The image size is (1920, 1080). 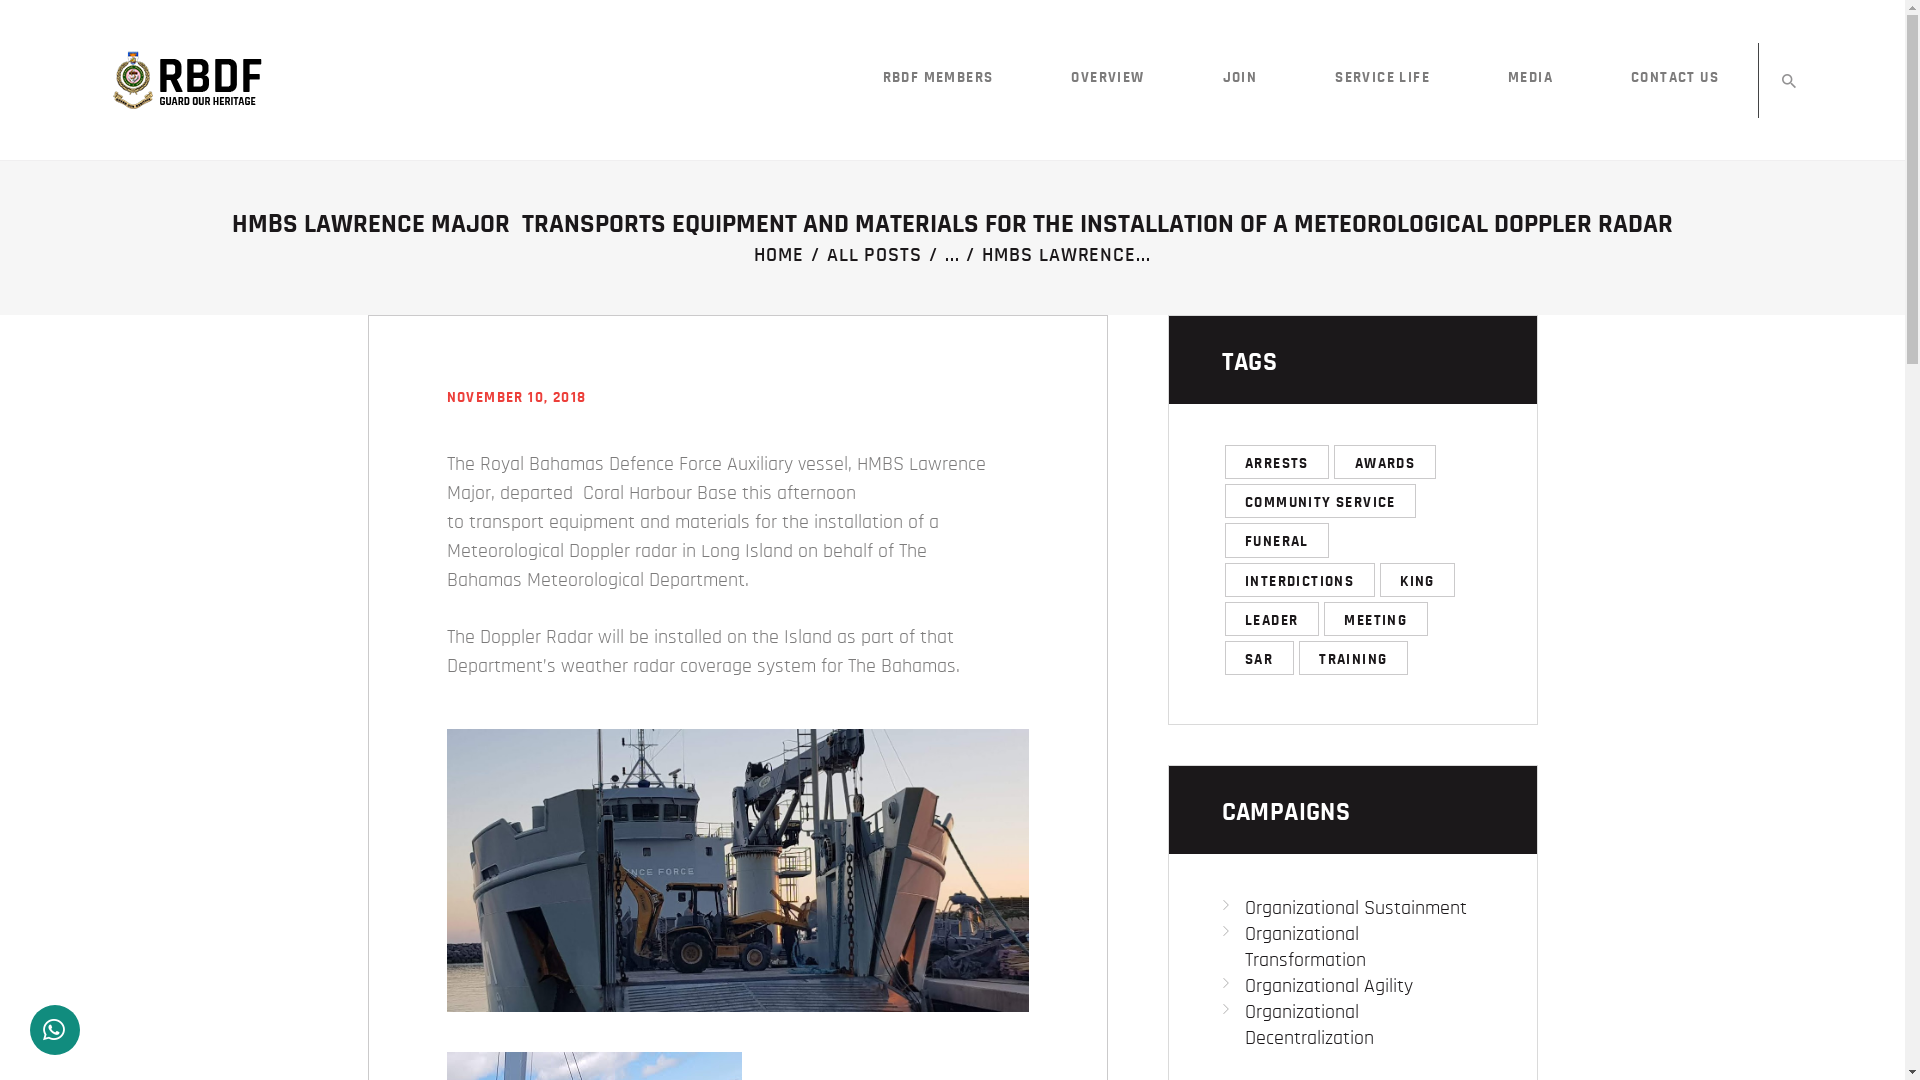 What do you see at coordinates (1383, 462) in the screenshot?
I see `'AWARDS'` at bounding box center [1383, 462].